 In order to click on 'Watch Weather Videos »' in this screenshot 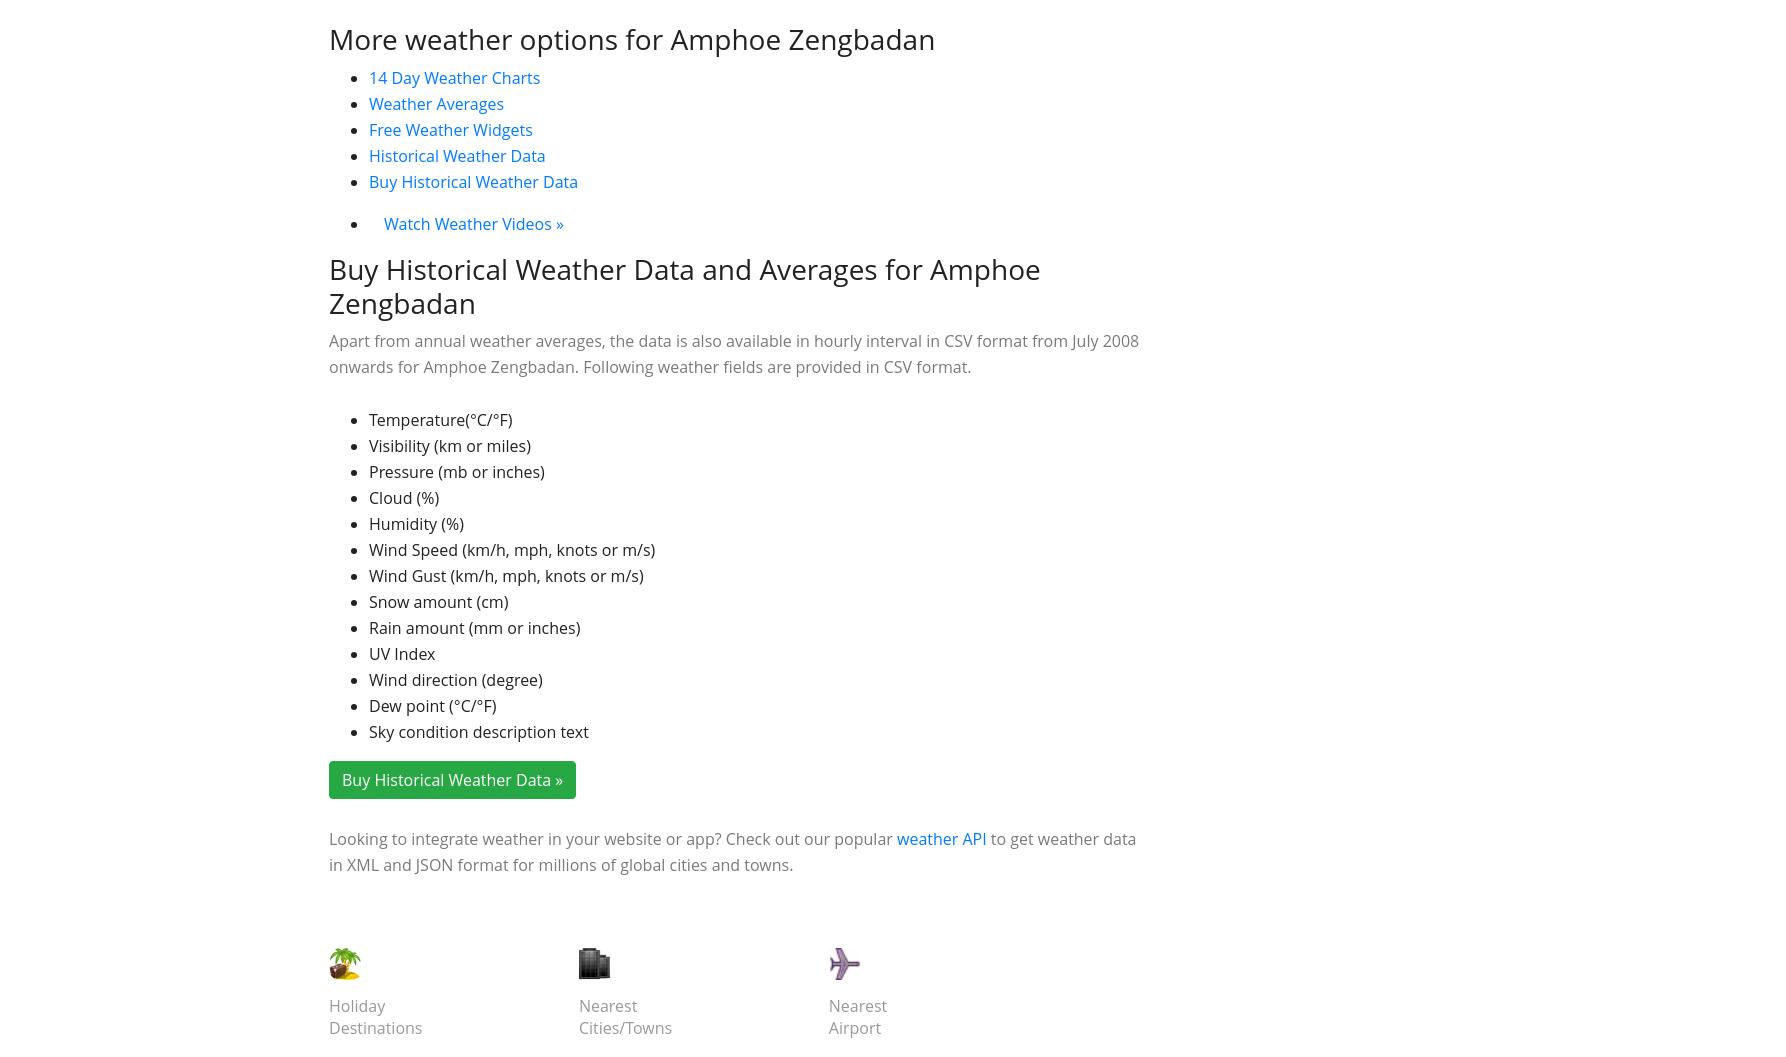, I will do `click(472, 520)`.